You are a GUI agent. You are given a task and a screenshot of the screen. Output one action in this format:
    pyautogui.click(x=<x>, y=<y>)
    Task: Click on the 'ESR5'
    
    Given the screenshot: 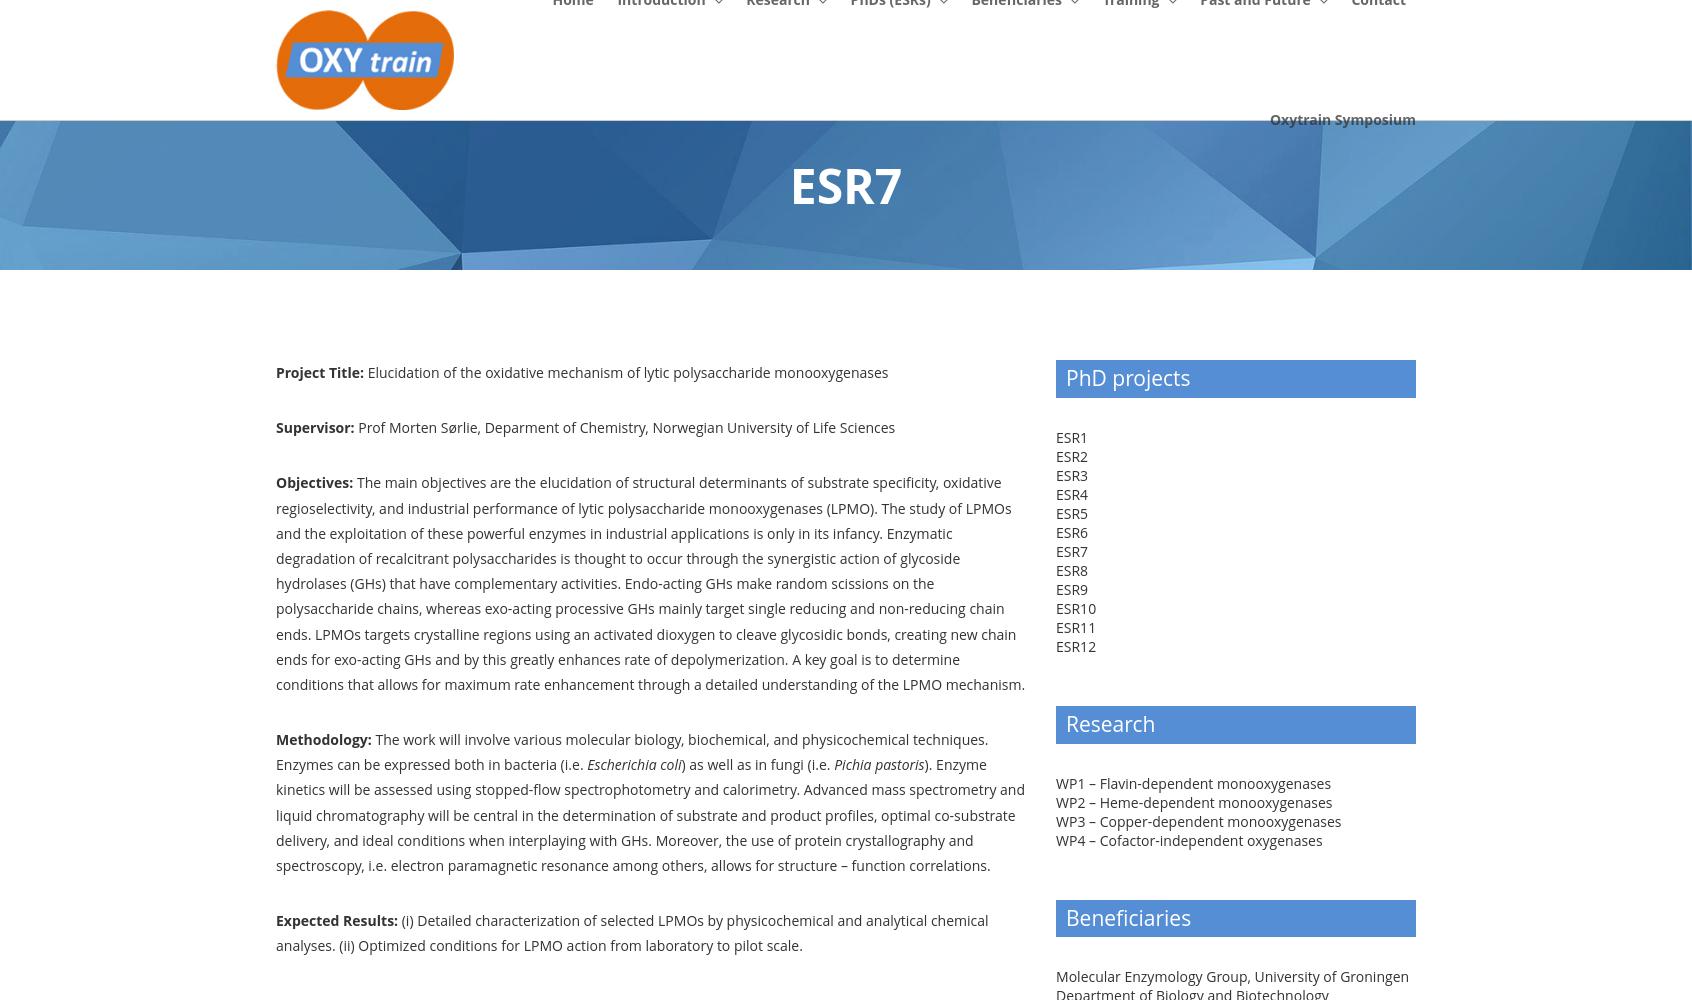 What is the action you would take?
    pyautogui.click(x=1072, y=512)
    